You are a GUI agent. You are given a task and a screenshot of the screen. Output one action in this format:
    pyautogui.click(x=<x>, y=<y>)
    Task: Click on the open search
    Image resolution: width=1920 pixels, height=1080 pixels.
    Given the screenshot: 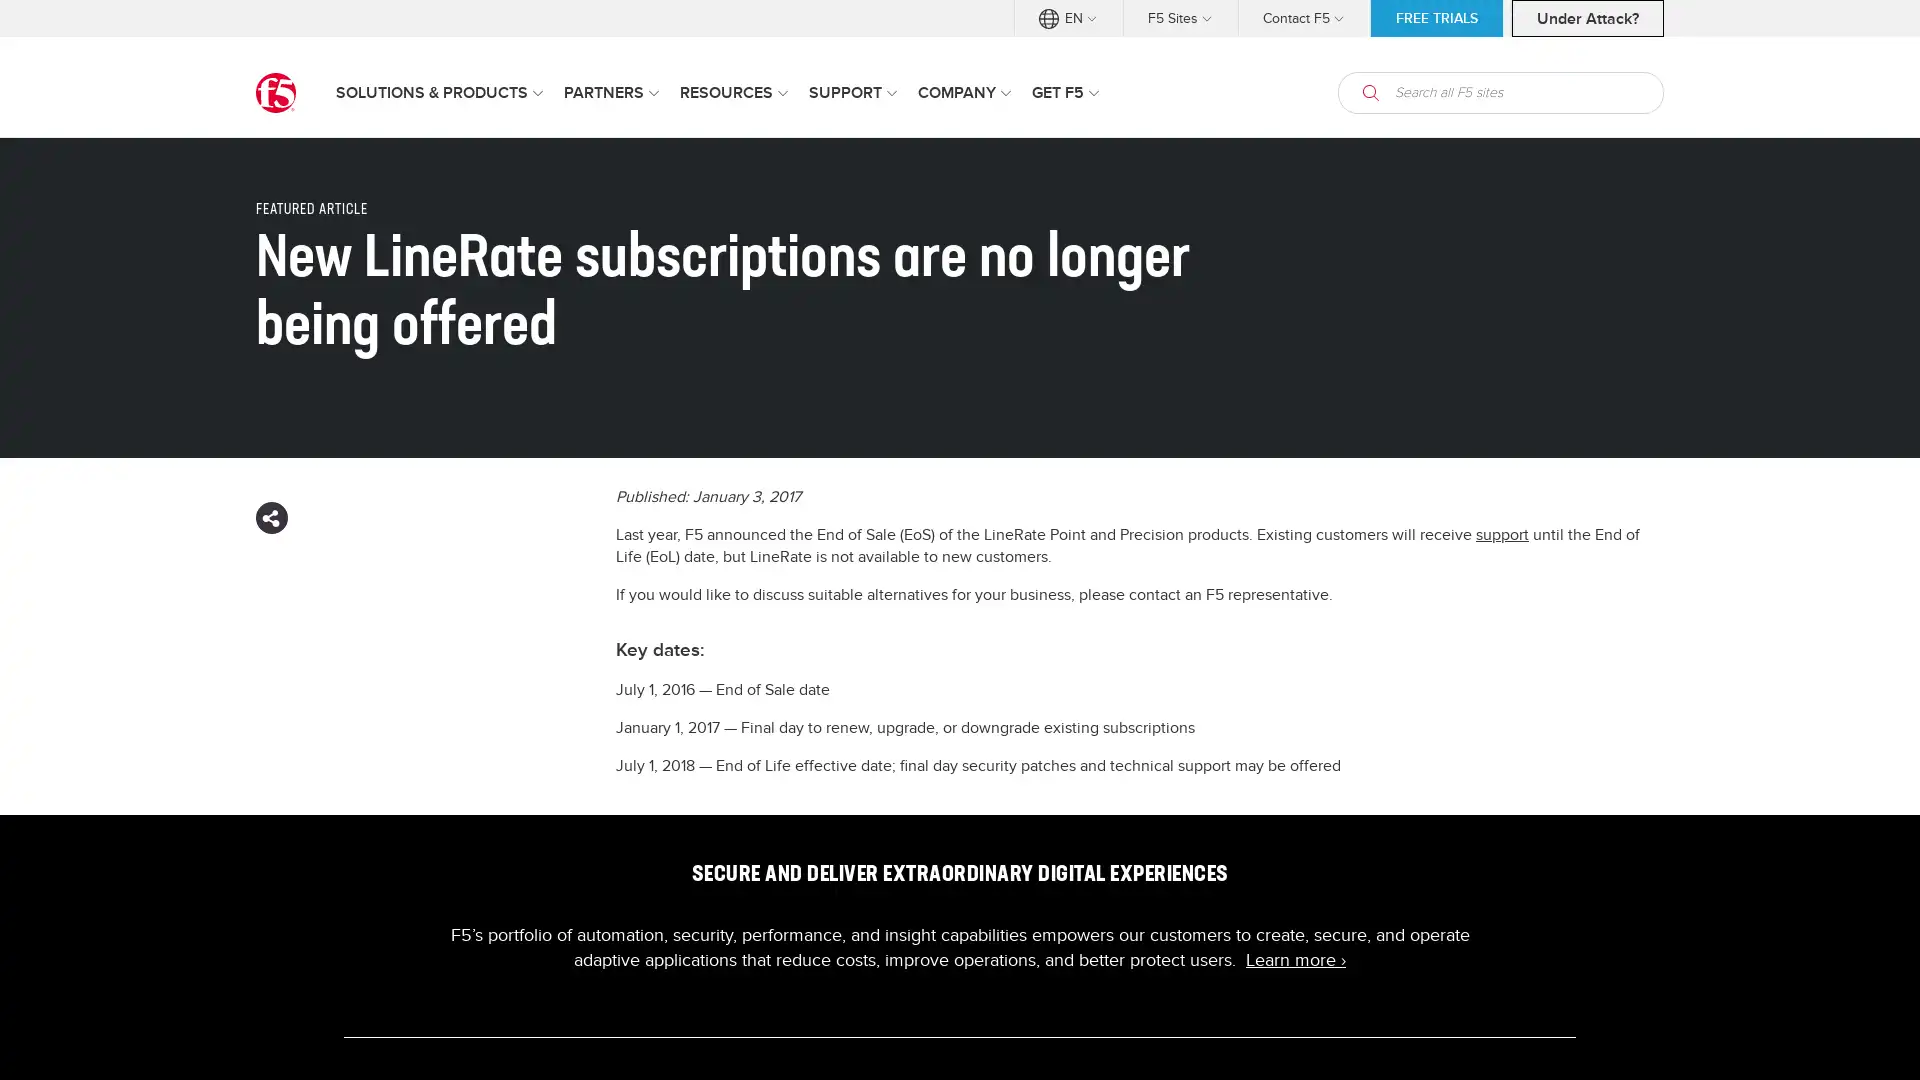 What is the action you would take?
    pyautogui.click(x=1368, y=92)
    